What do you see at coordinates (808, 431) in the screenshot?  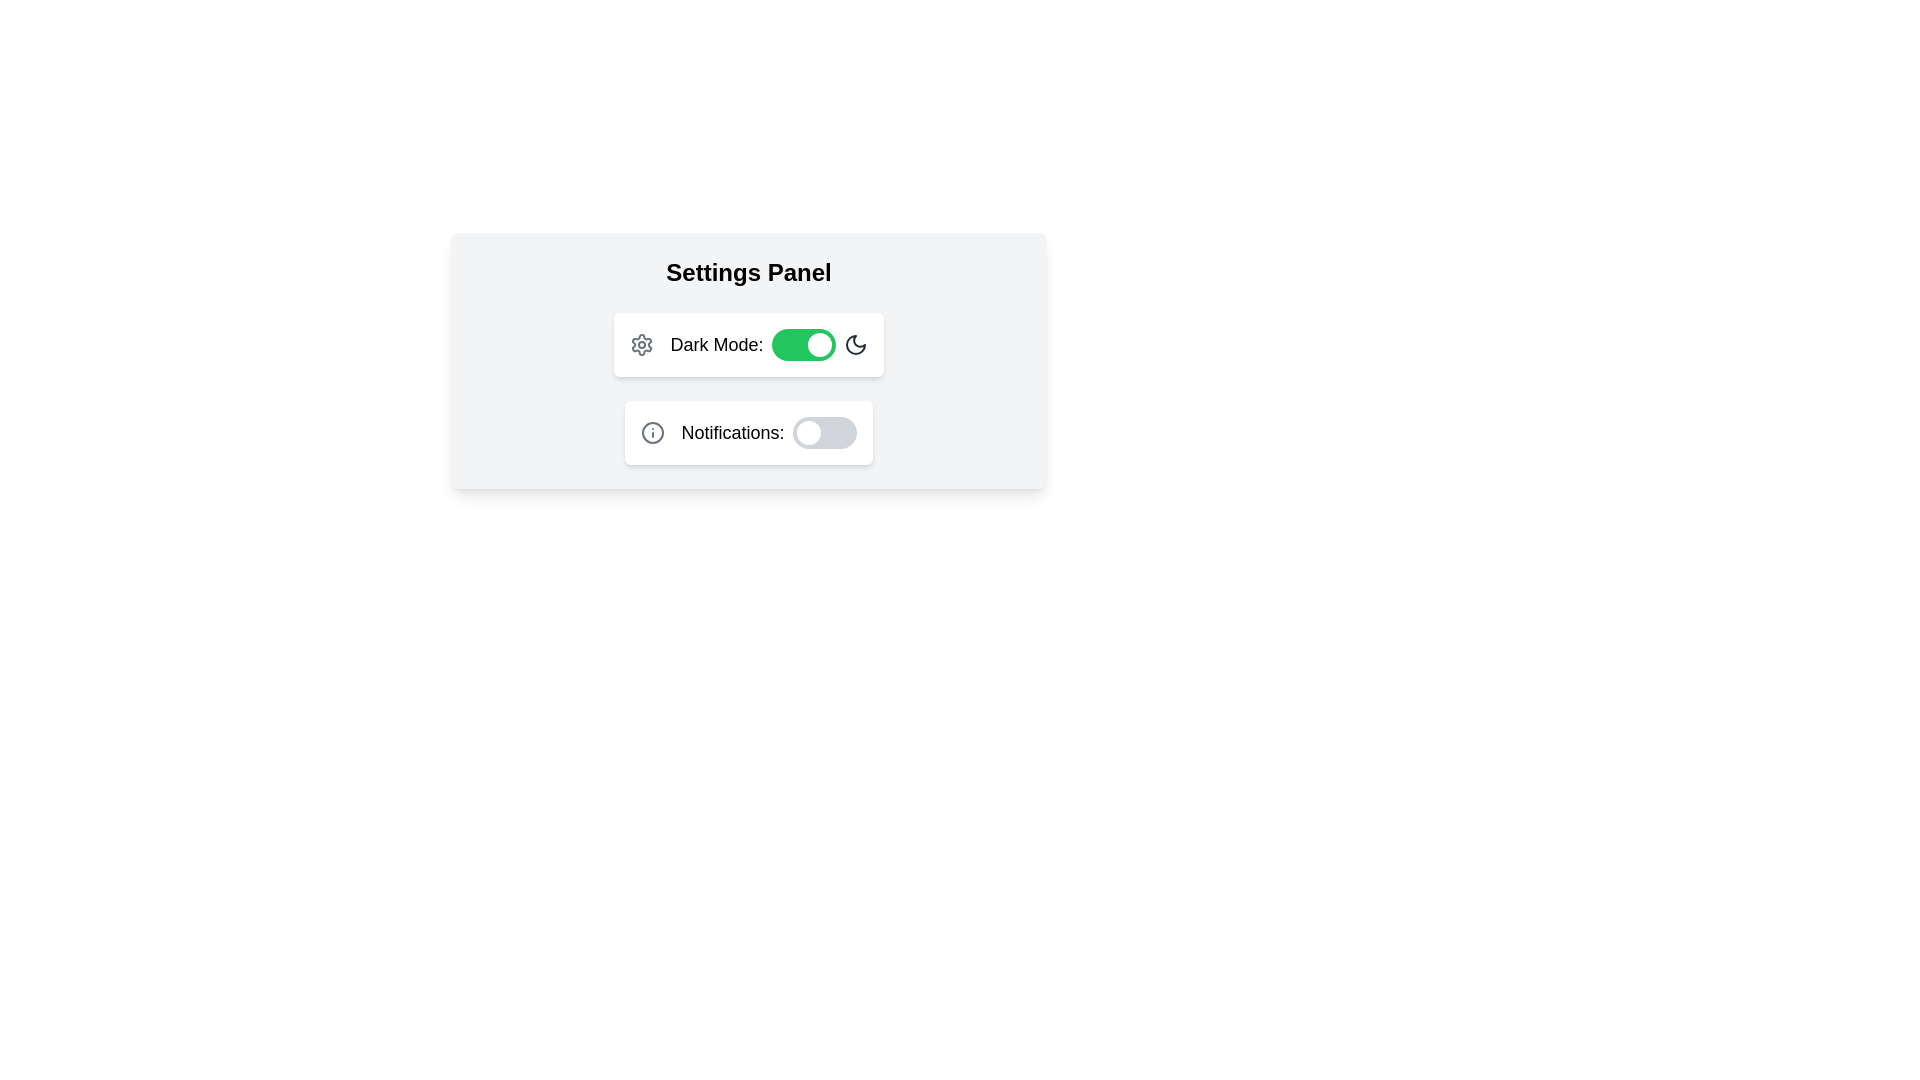 I see `the small circular toggle indicator within the lower toggle switch of the settings panel` at bounding box center [808, 431].